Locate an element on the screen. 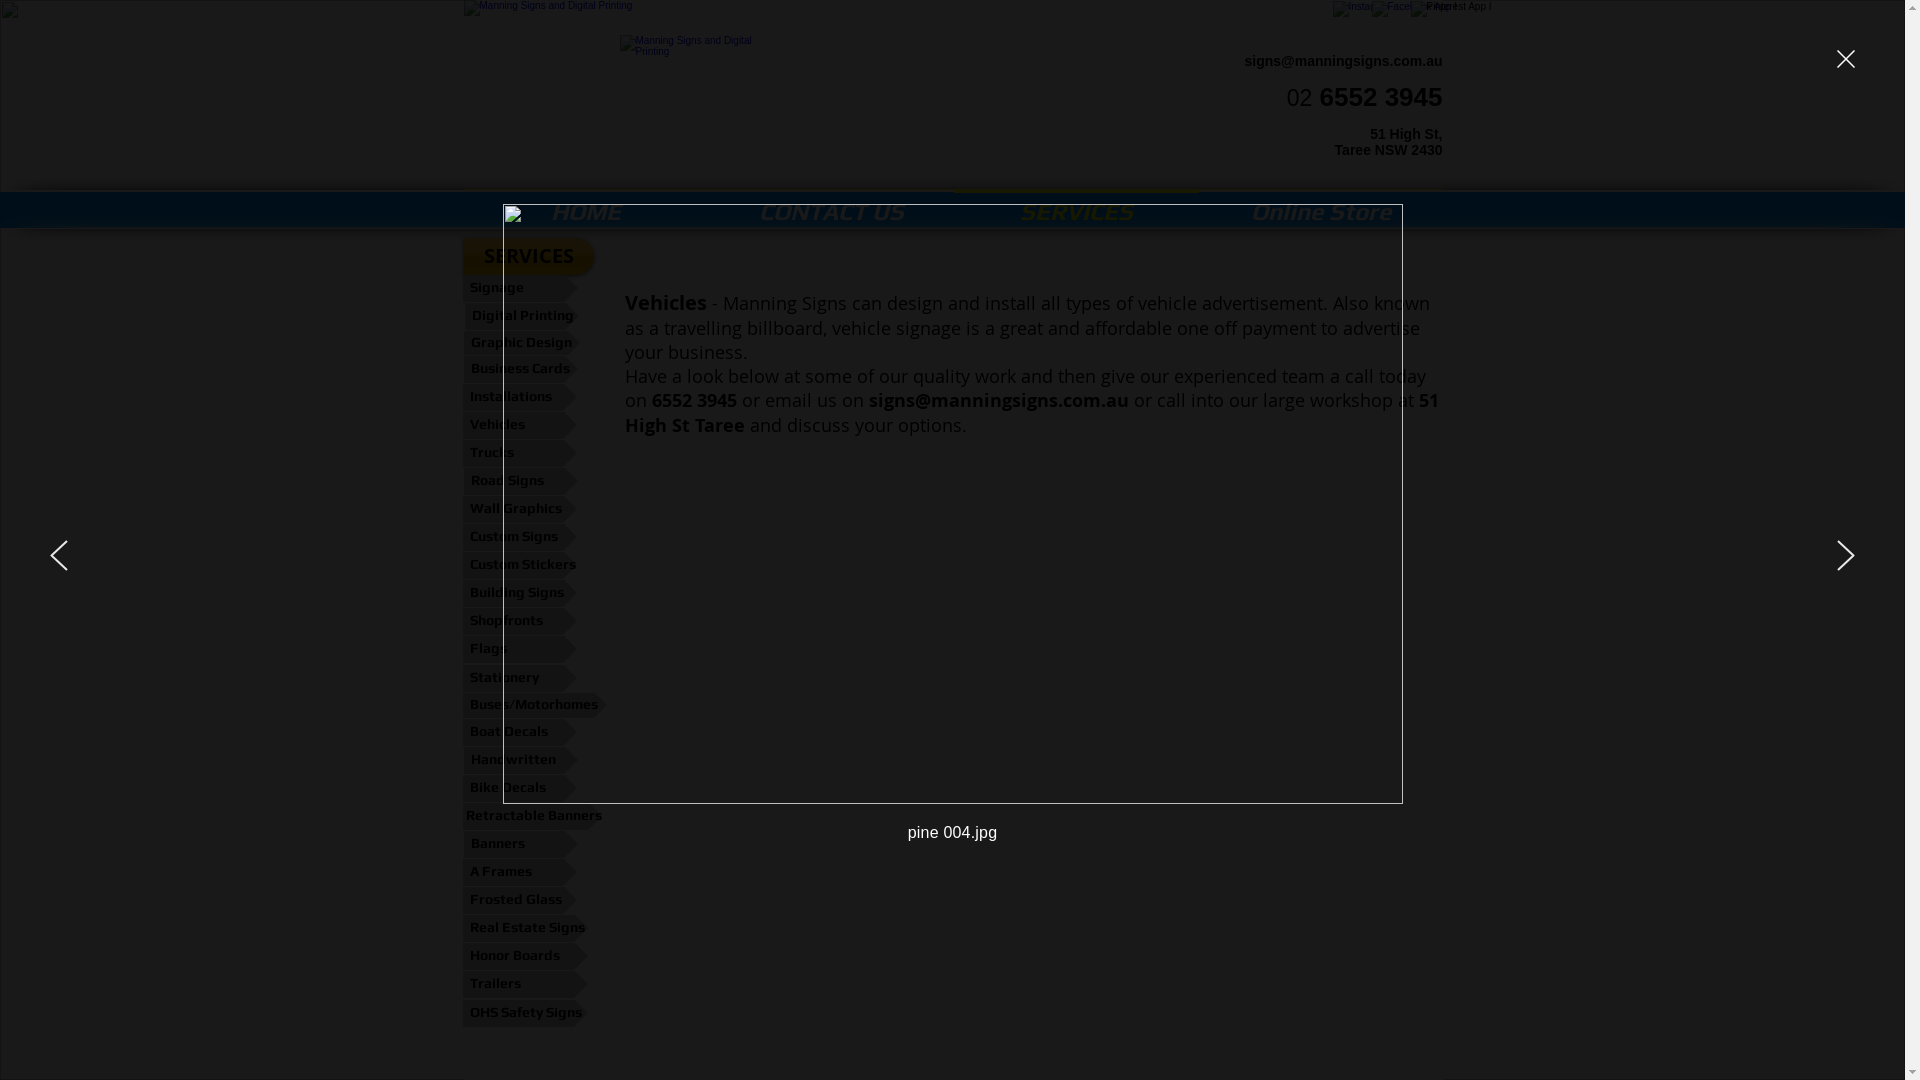 This screenshot has width=1920, height=1080. 'Handwritten' is located at coordinates (463, 759).